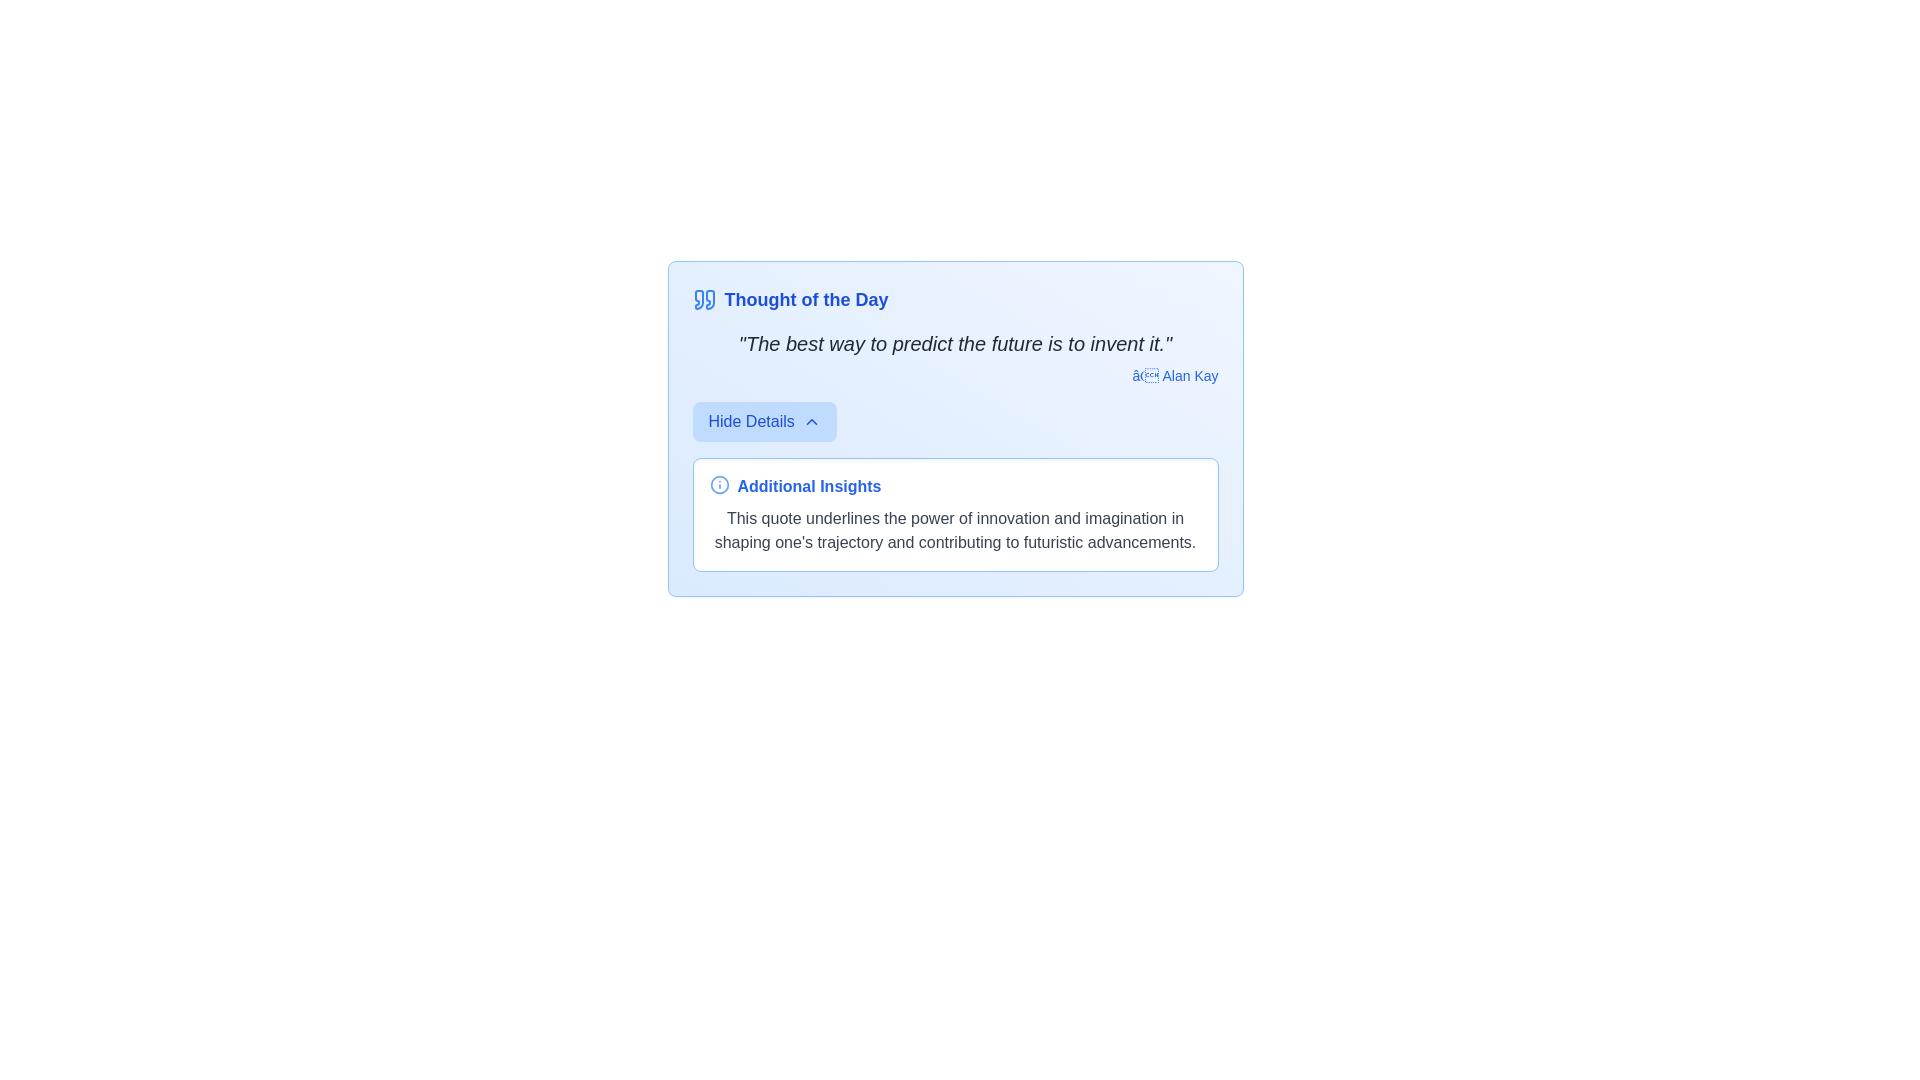  I want to click on the 'Hide Details' button, which is a rectangular button with rounded corners and a light blue background, located in the top-middle portion of the card layout, so click(763, 420).